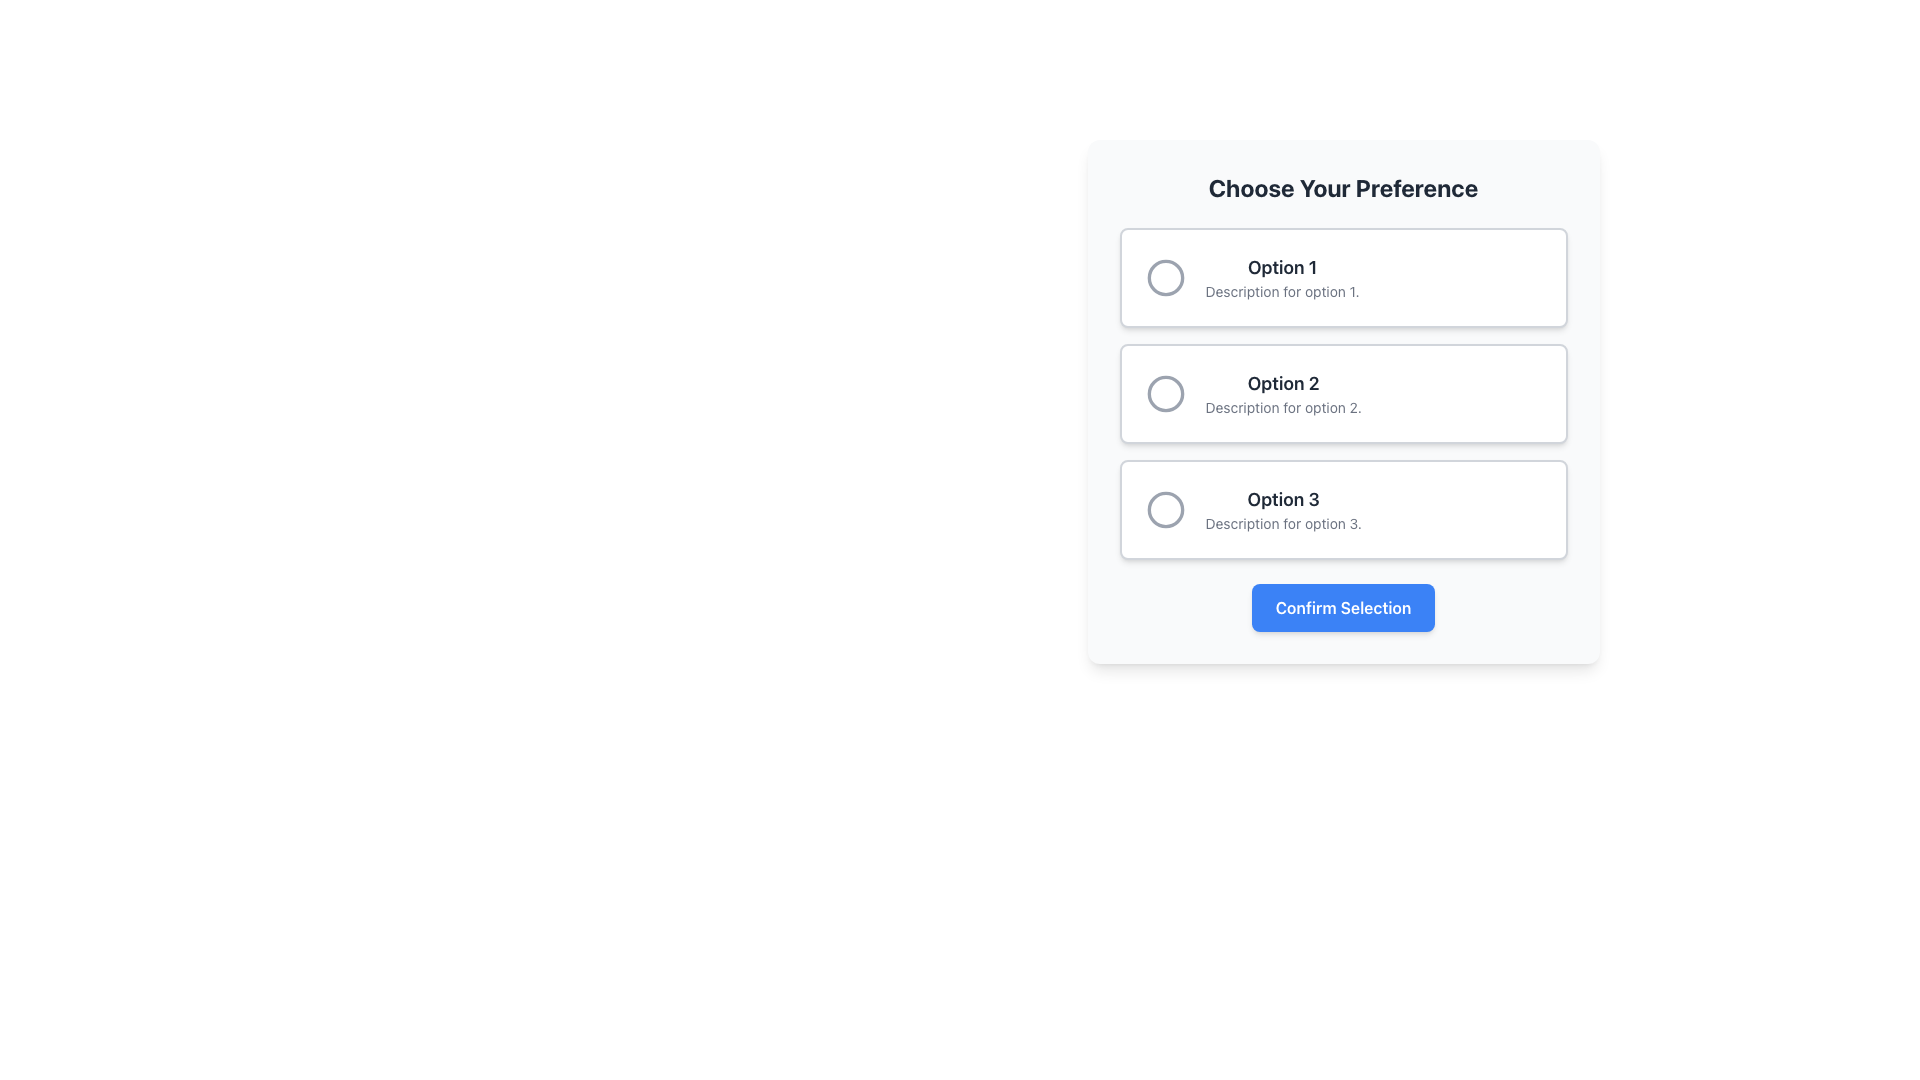 The height and width of the screenshot is (1080, 1920). Describe the element at coordinates (1282, 277) in the screenshot. I see `text content of the first selectable option in the topmost card of the vertically stacked list of selection cards` at that location.